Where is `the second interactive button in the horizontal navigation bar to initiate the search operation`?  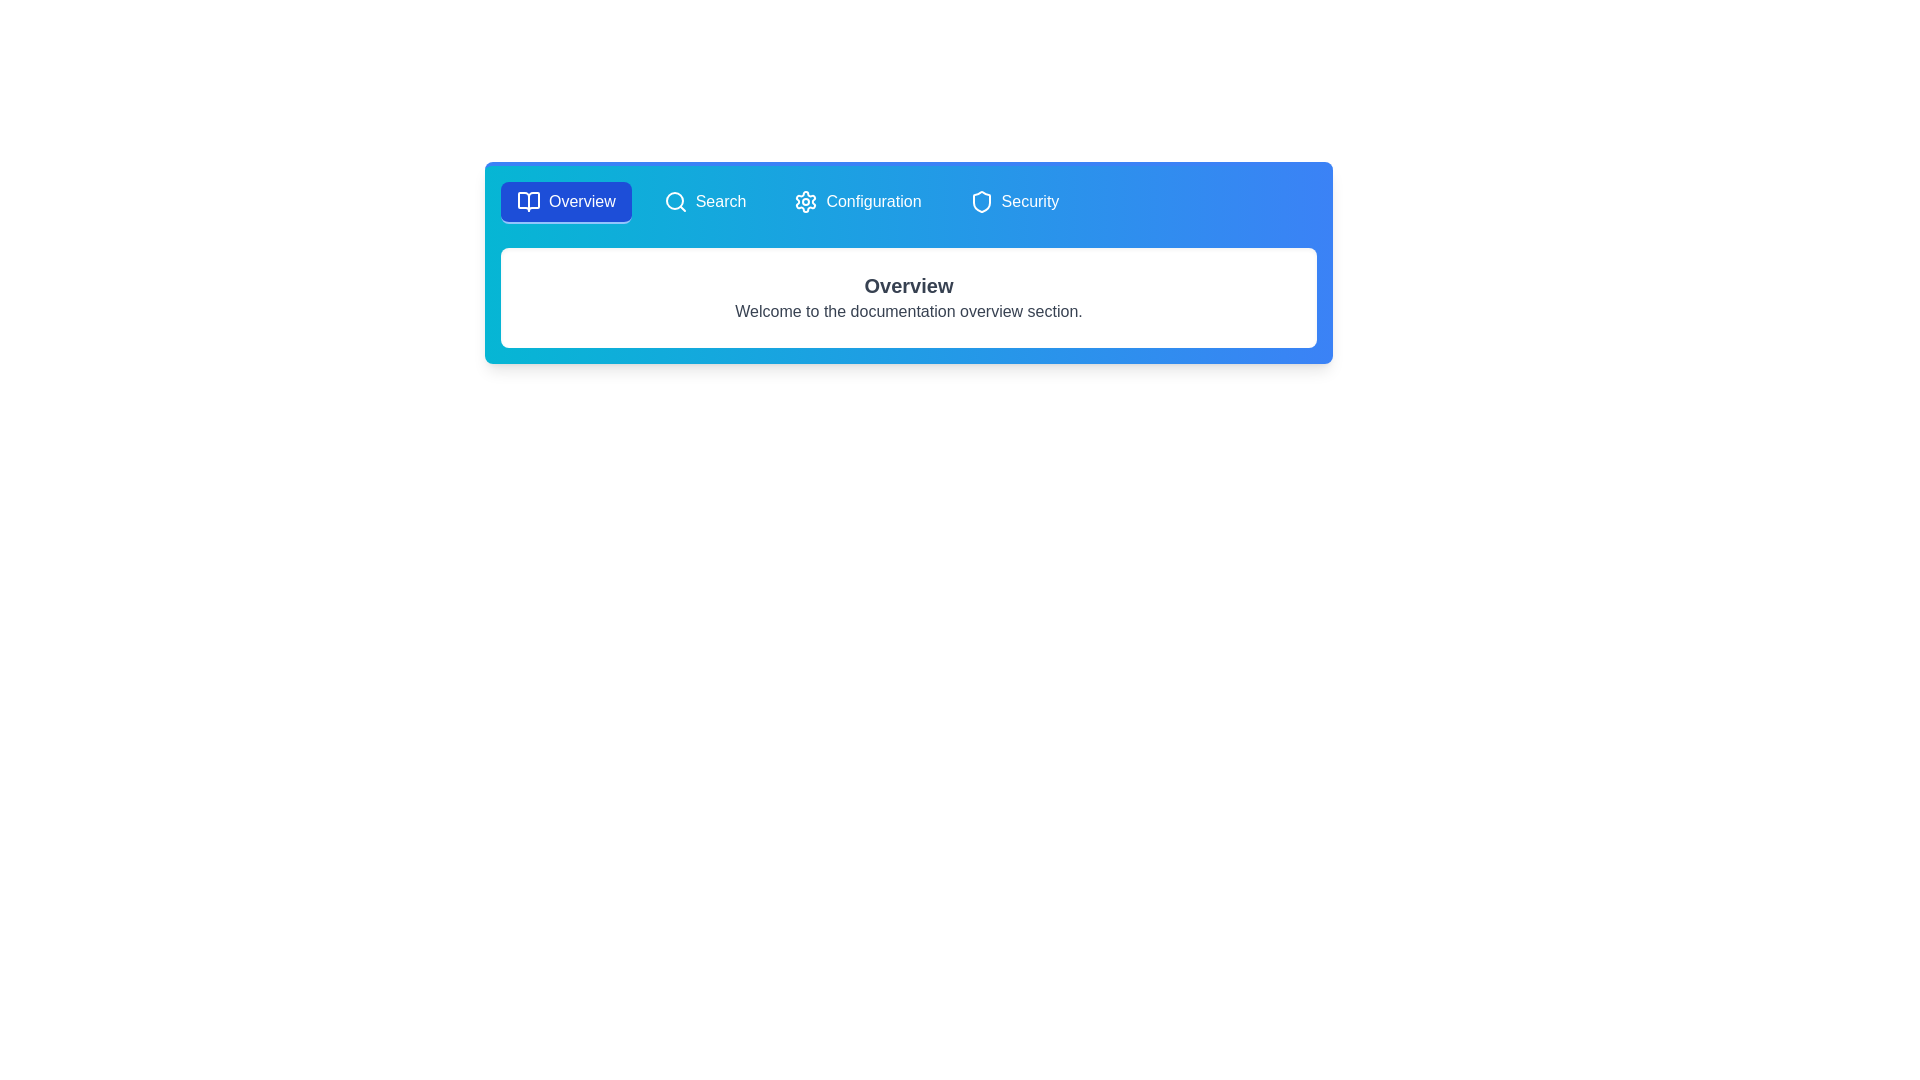 the second interactive button in the horizontal navigation bar to initiate the search operation is located at coordinates (705, 203).